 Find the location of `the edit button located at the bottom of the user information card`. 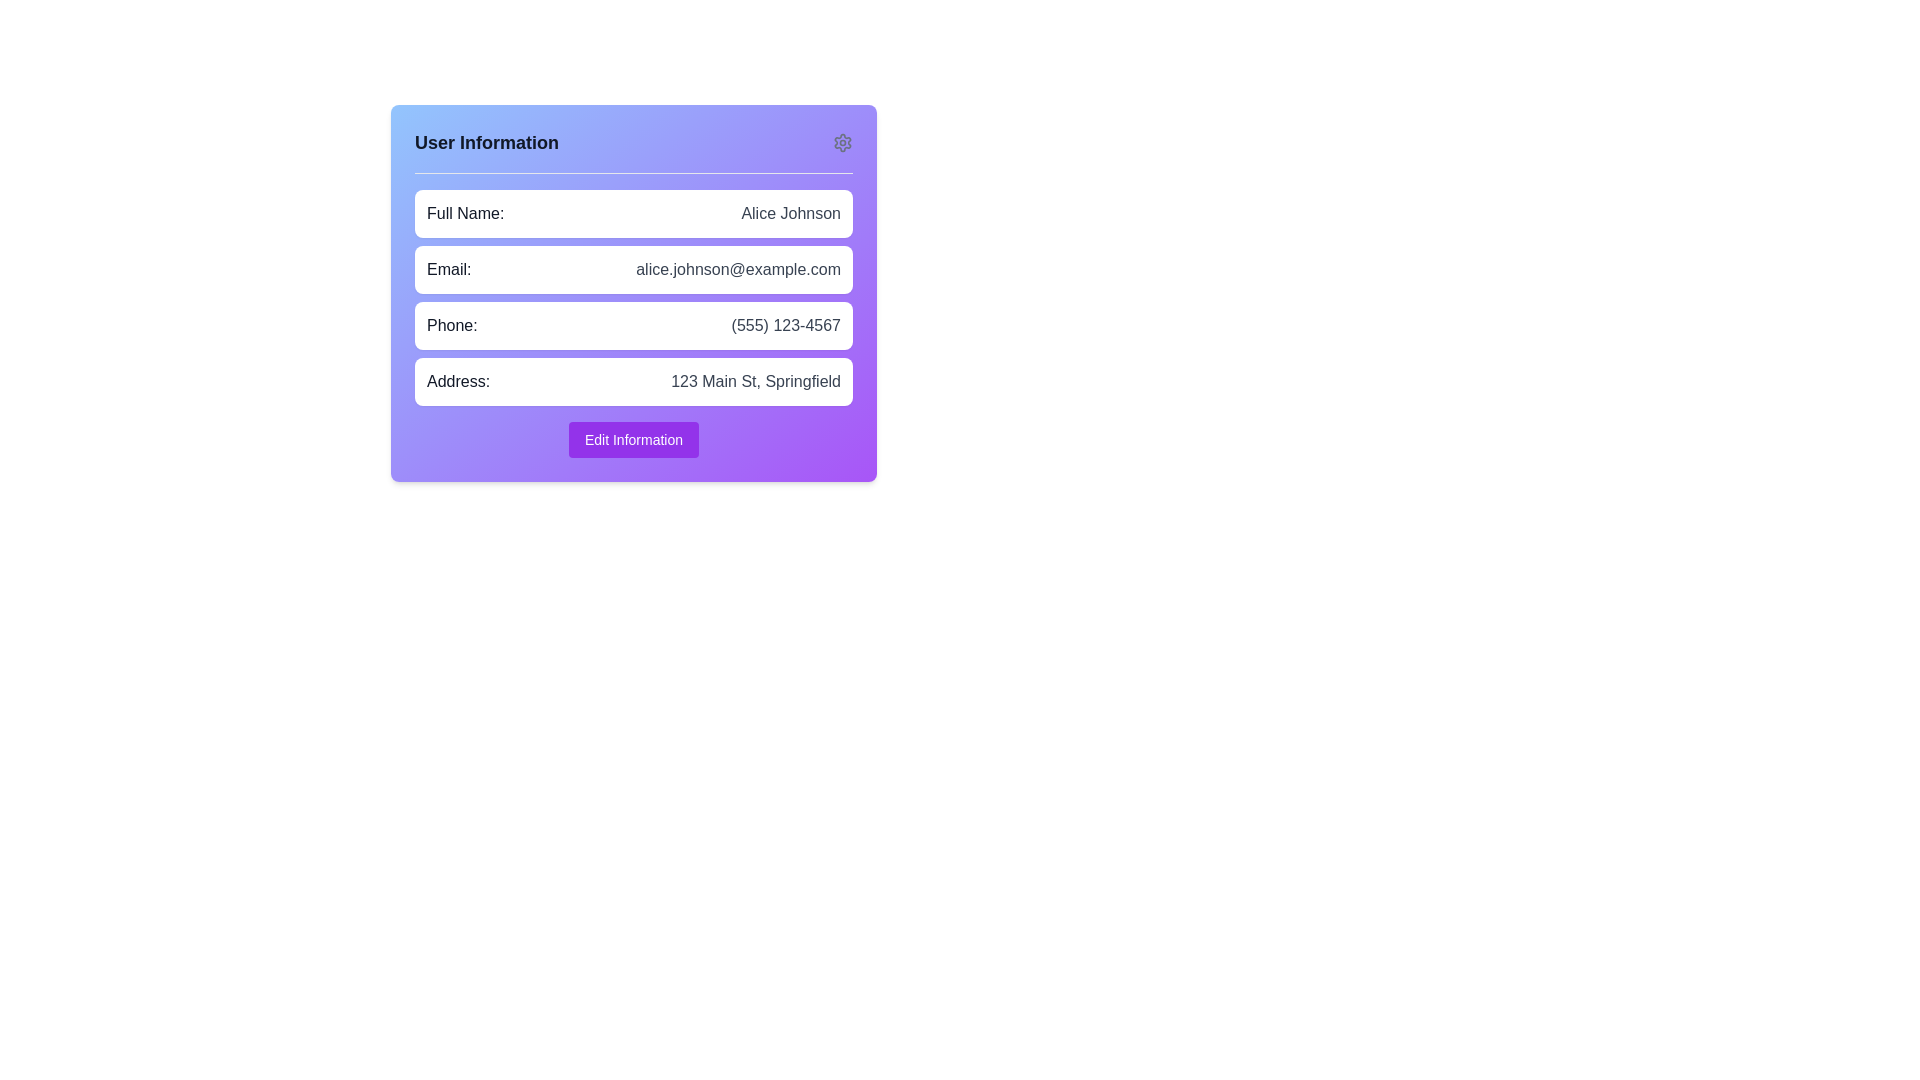

the edit button located at the bottom of the user information card is located at coordinates (632, 438).